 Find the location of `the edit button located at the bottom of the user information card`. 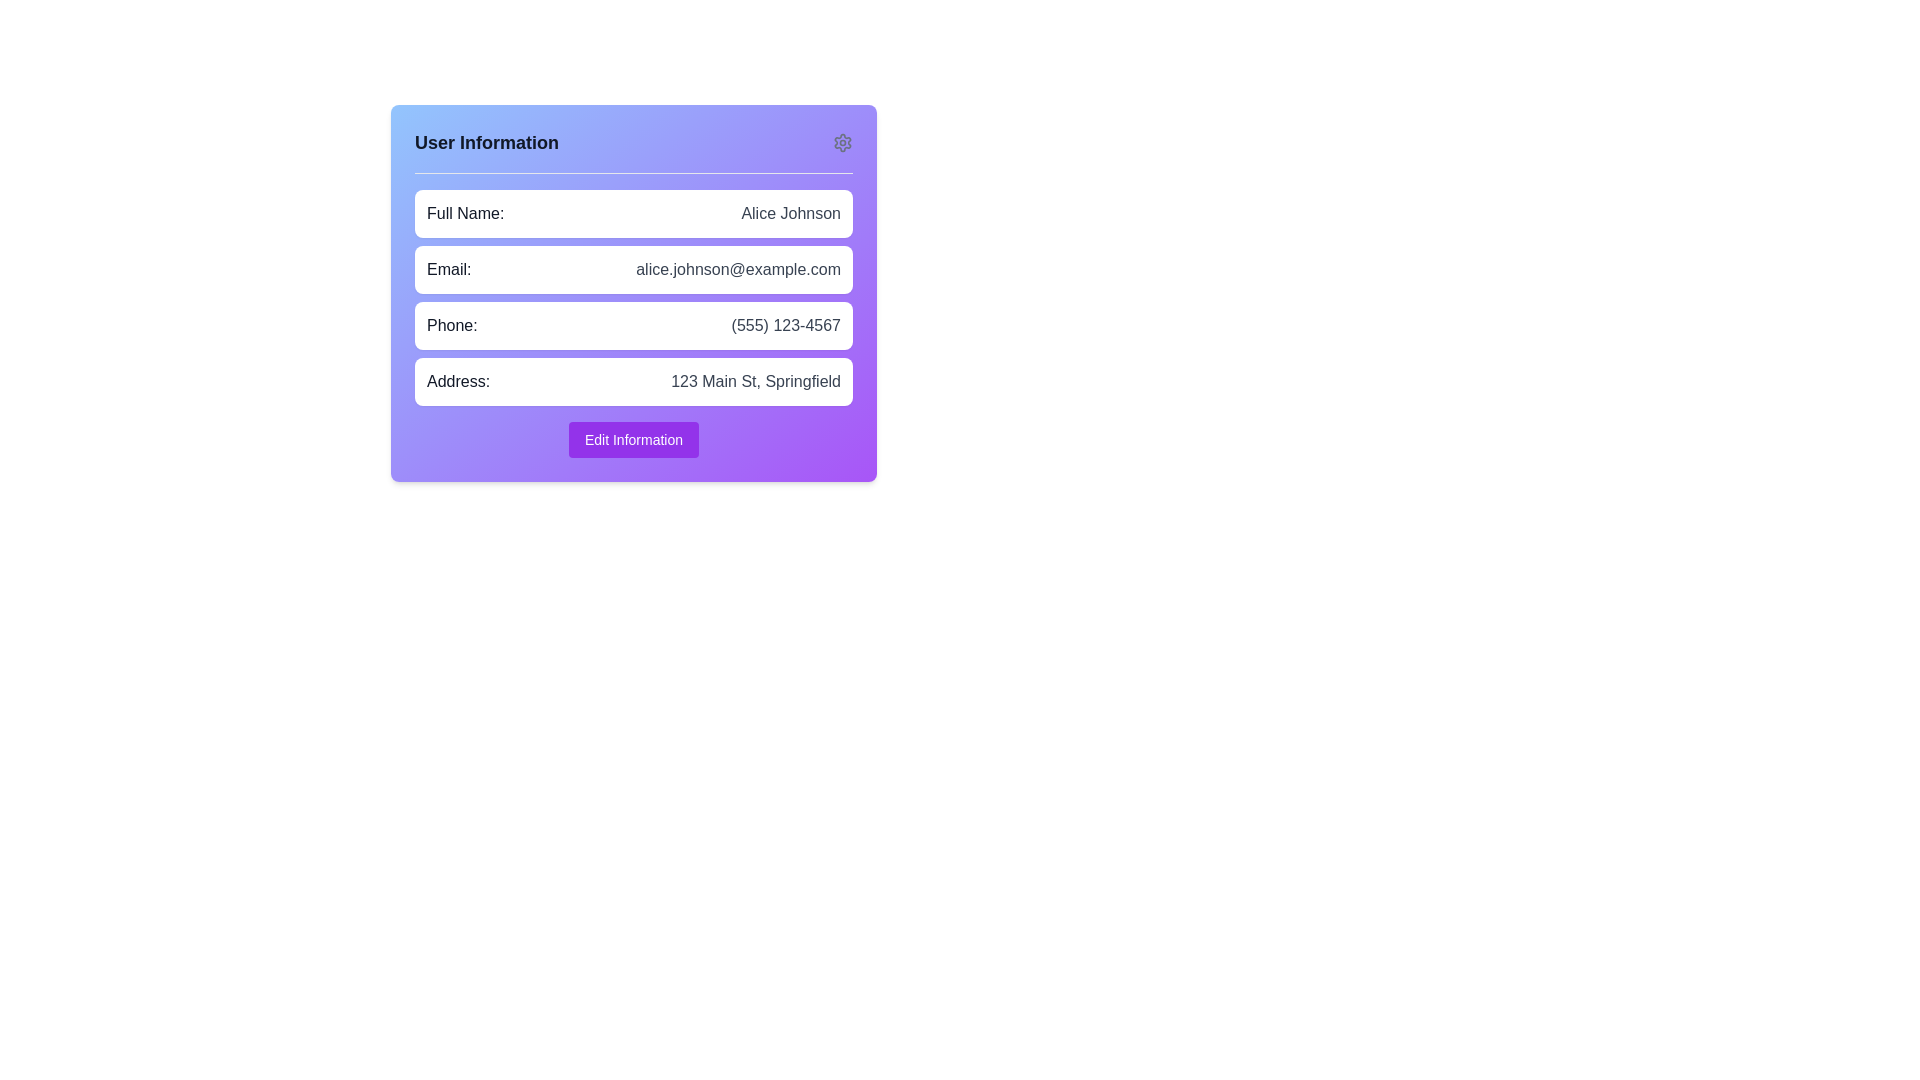

the edit button located at the bottom of the user information card is located at coordinates (632, 438).